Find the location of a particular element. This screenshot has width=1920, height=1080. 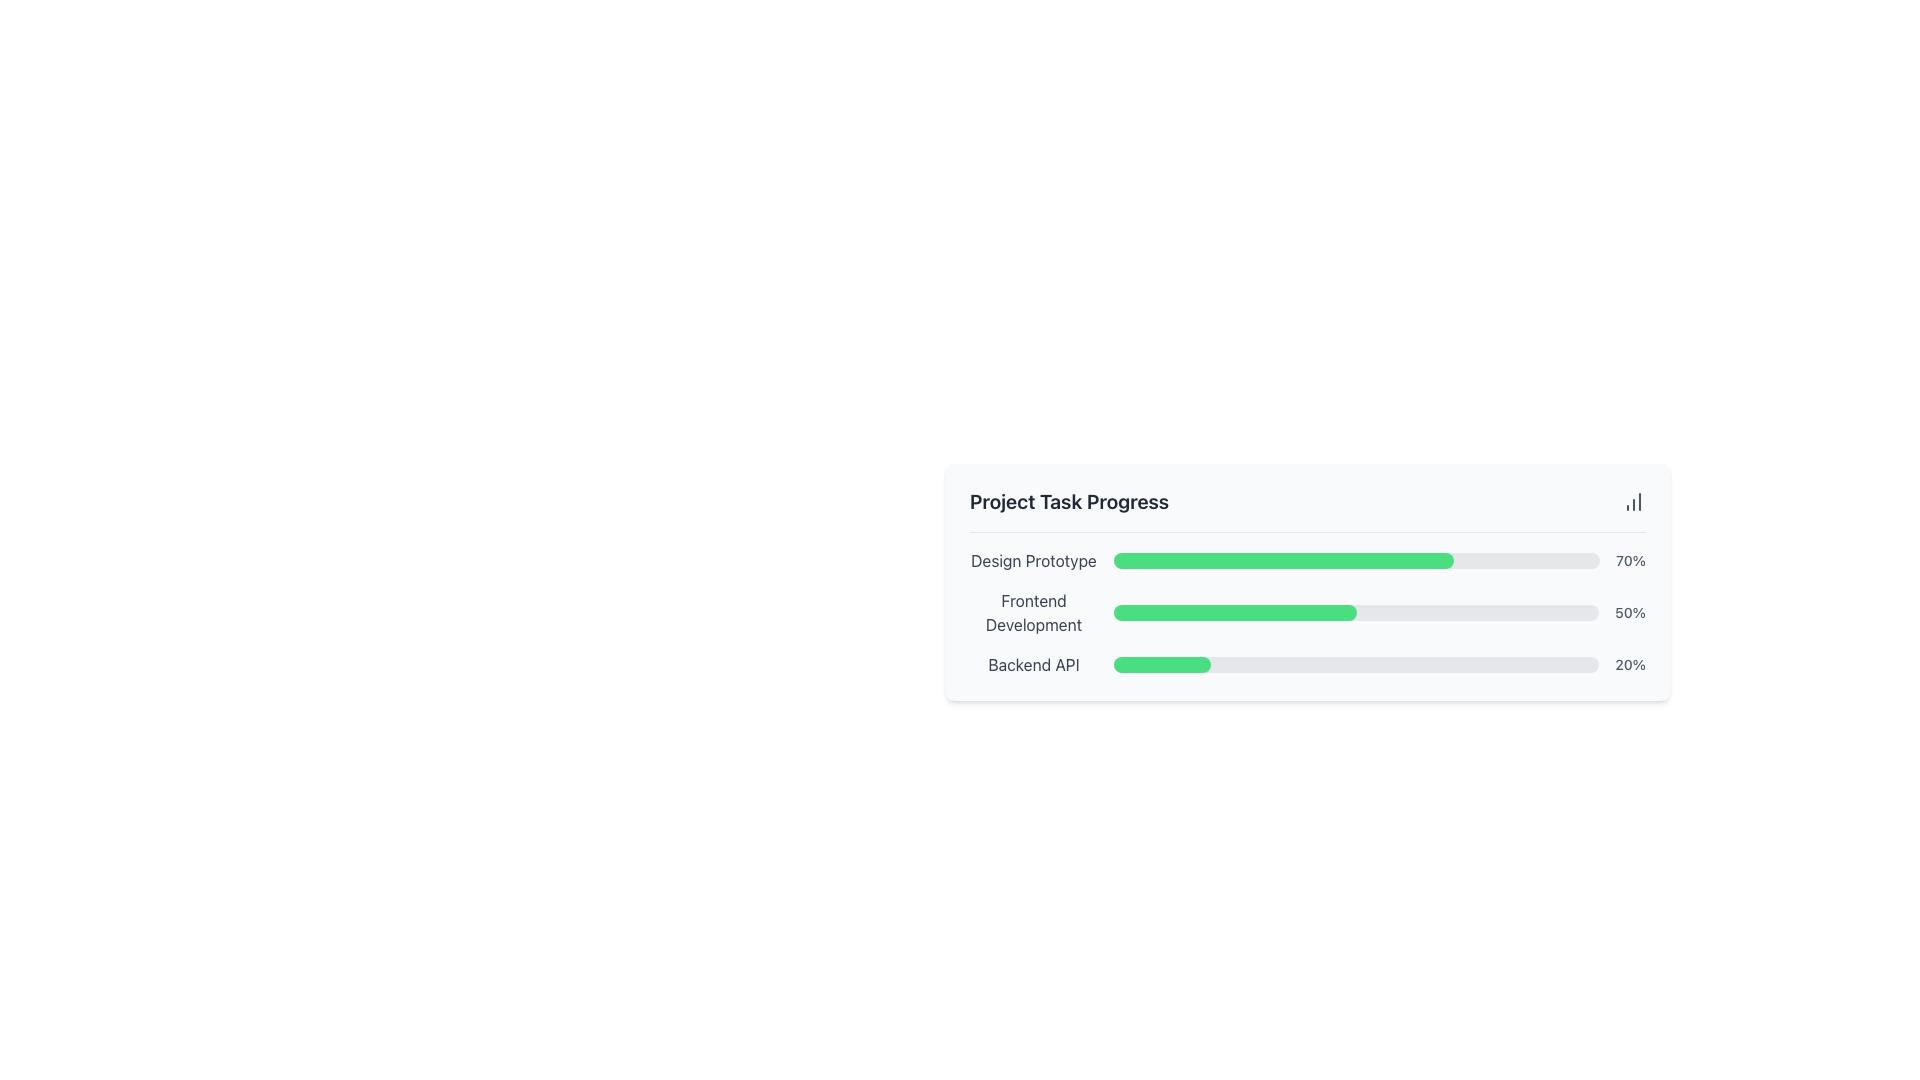

label and percentage of the second progress bar in the 'Project Task Progress' card, which indicates that 'Frontend Development' is 50% complete is located at coordinates (1308, 612).